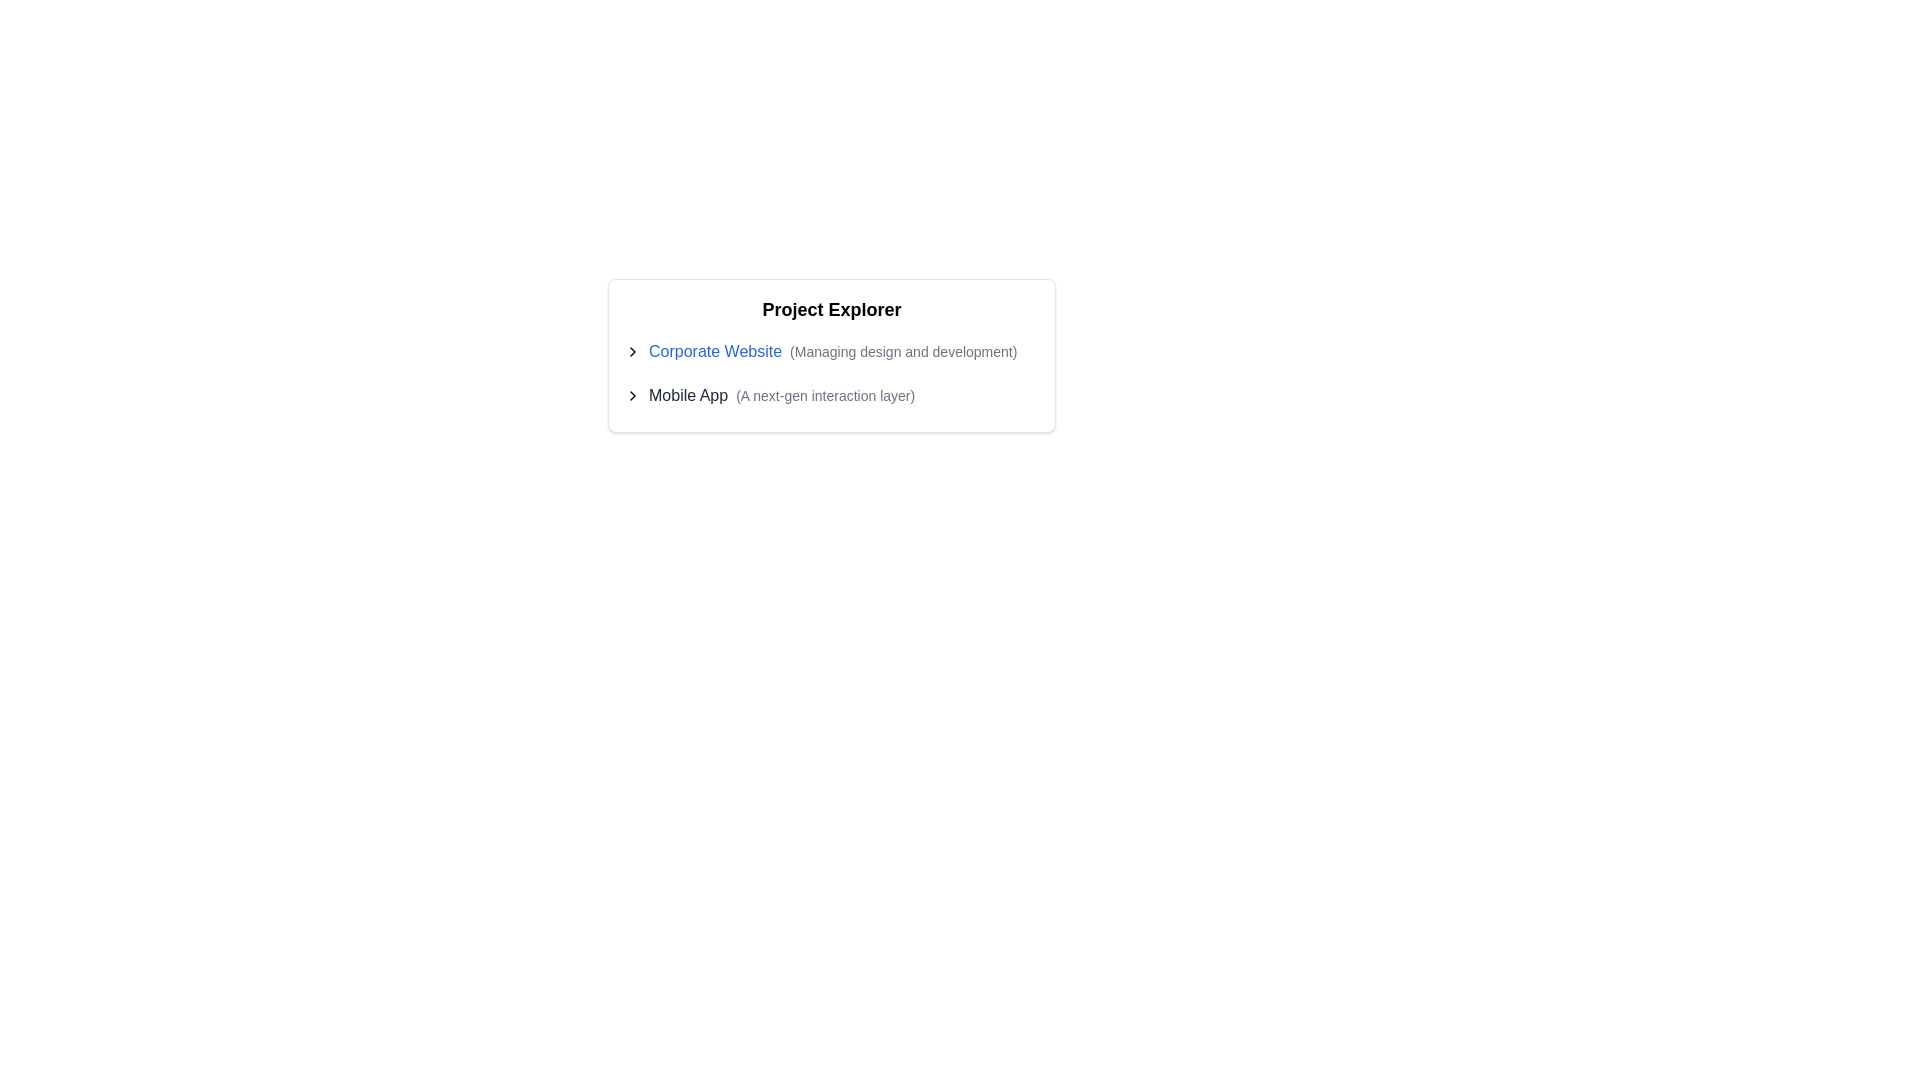 The height and width of the screenshot is (1080, 1920). I want to click on the Text Label that serves as the title of the card component, located at the top area of the card layout above project entries, so click(831, 313).